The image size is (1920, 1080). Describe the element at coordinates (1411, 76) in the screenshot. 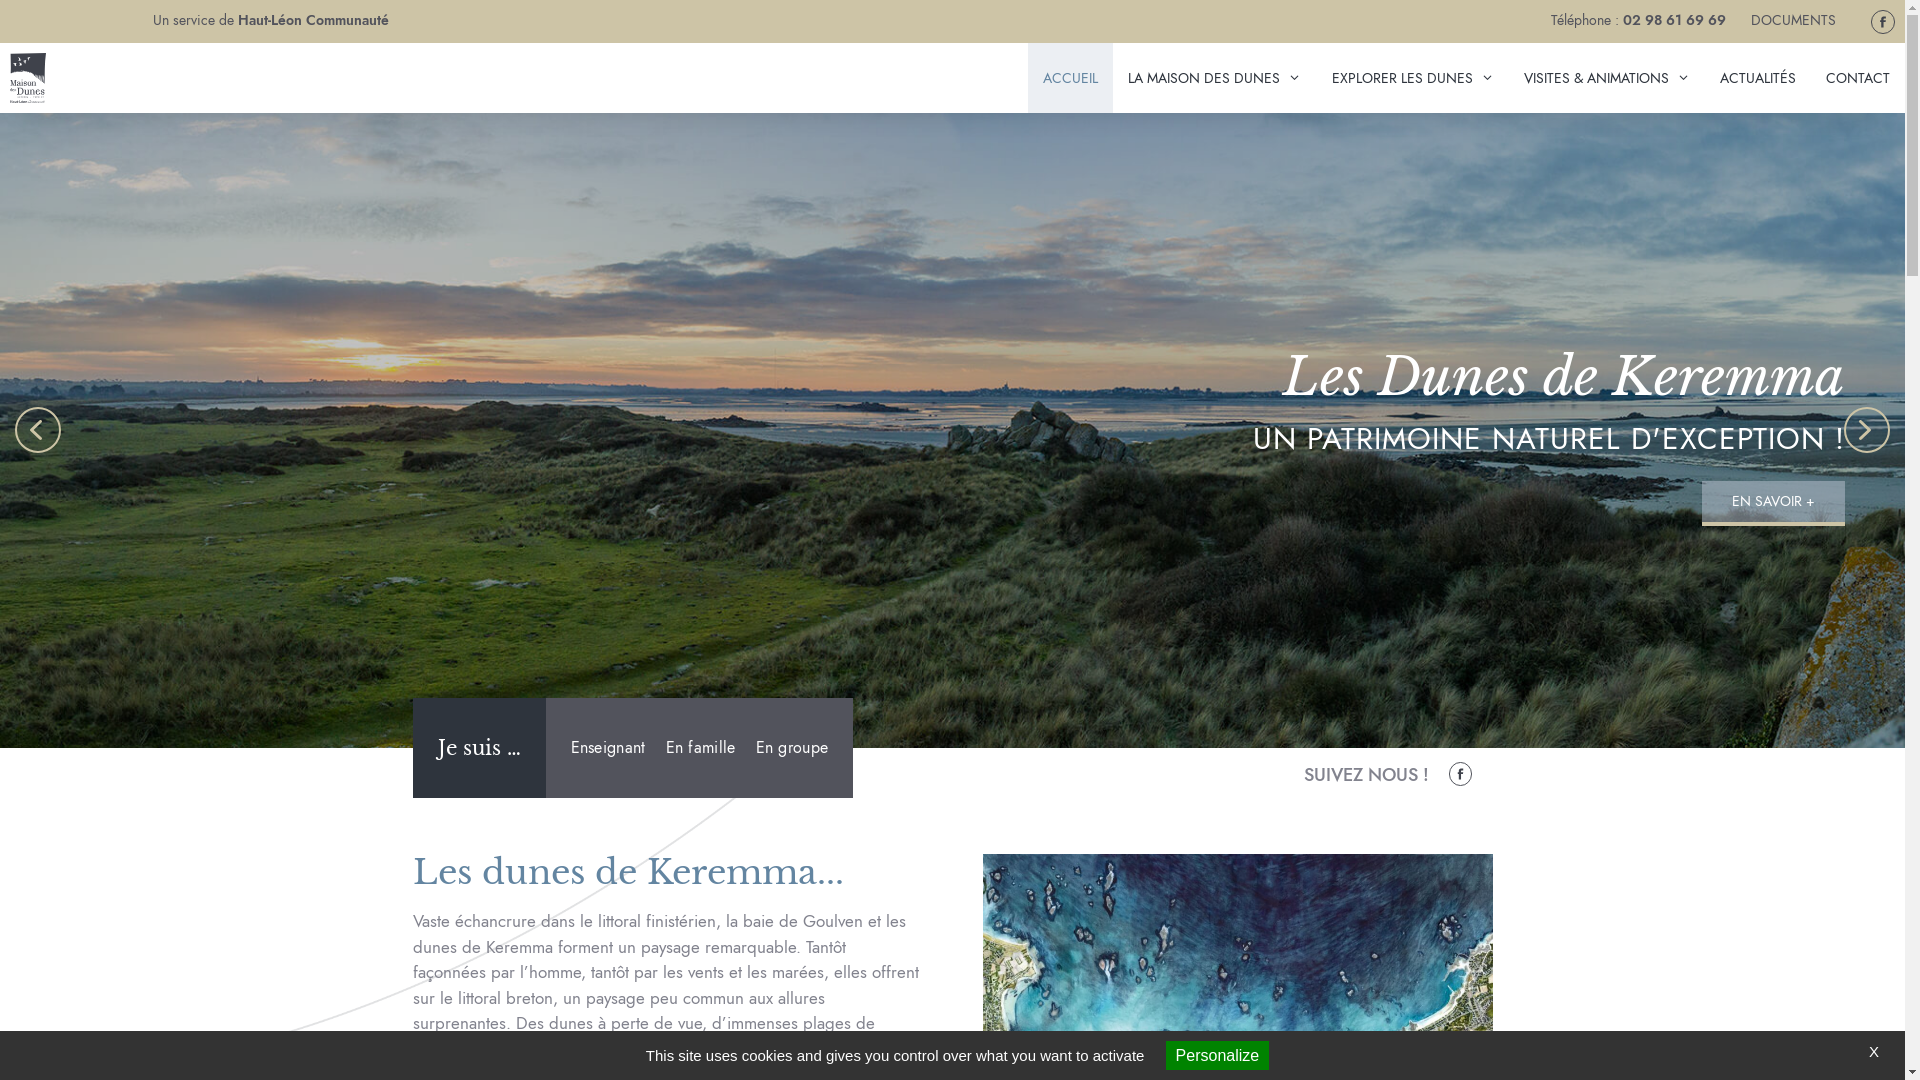

I see `'EXPLORER LES DUNES'` at that location.